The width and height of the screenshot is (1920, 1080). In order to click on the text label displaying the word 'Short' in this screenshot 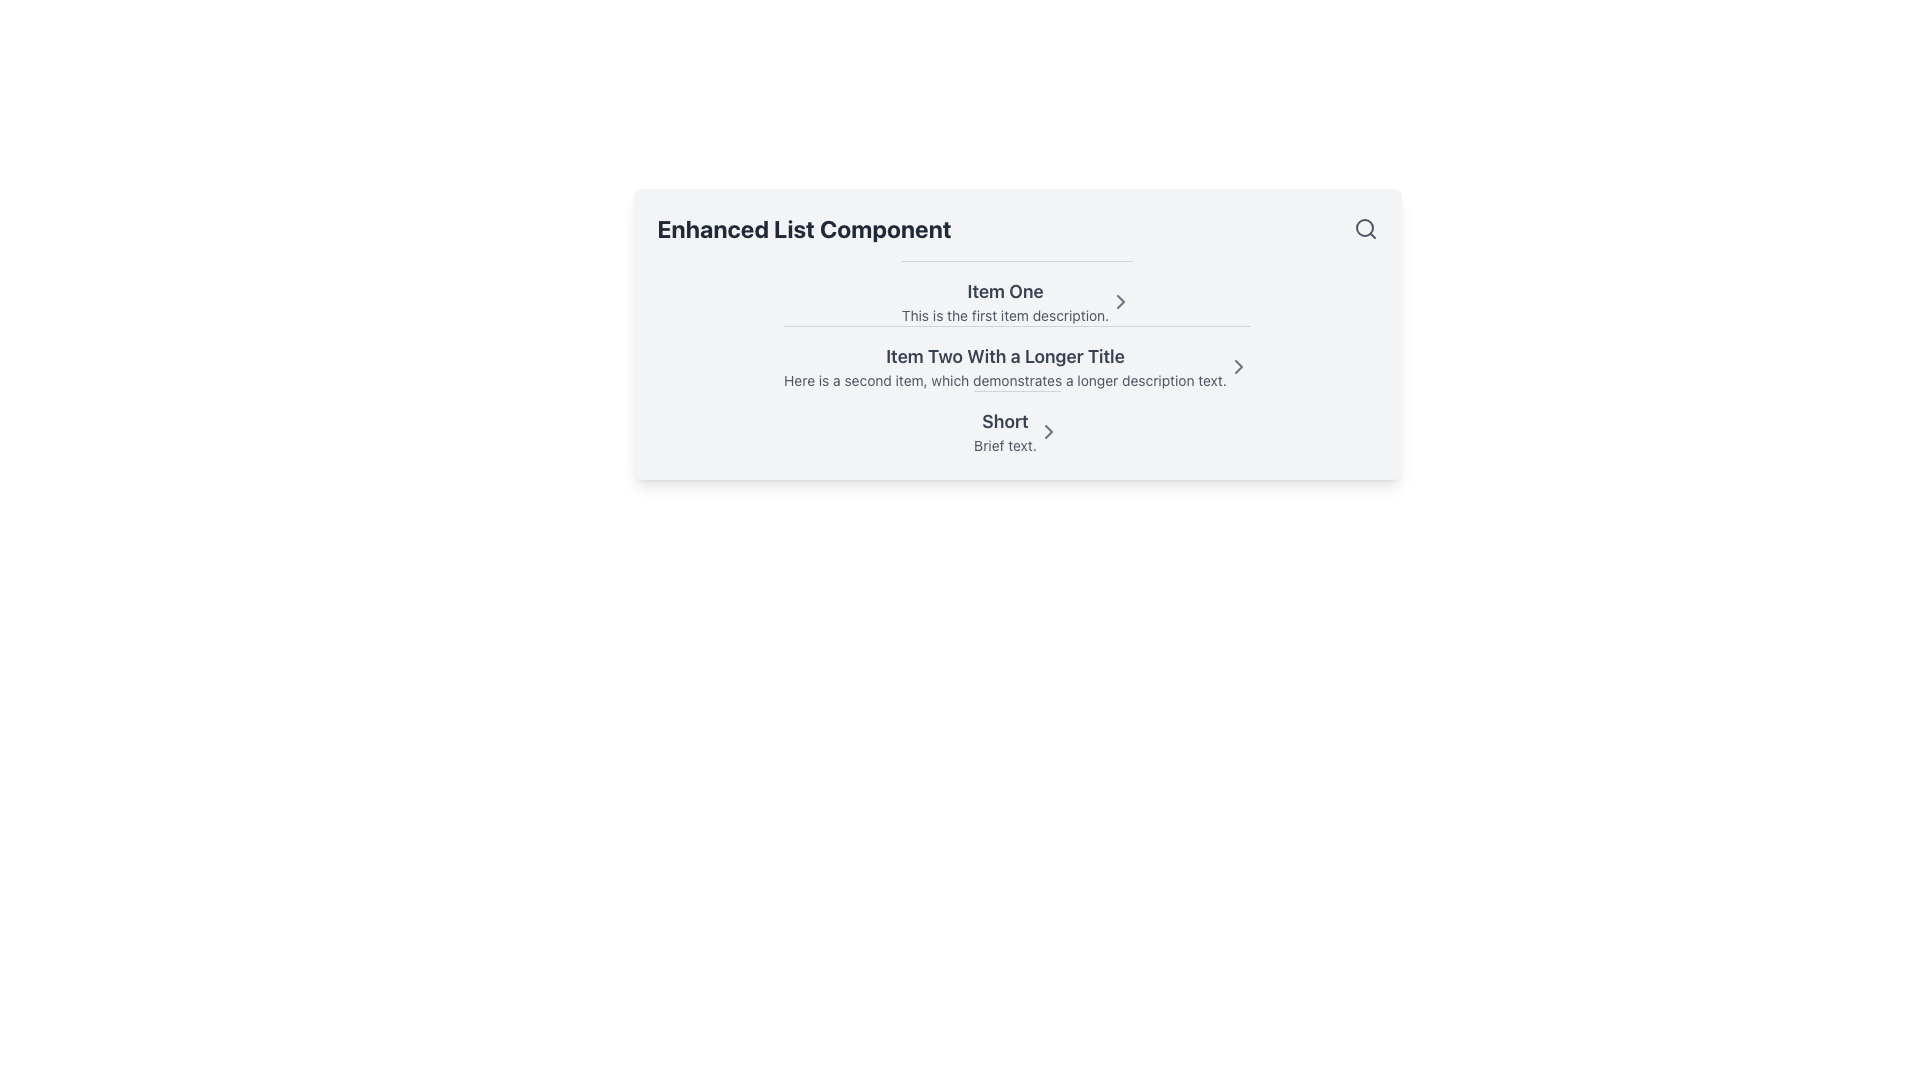, I will do `click(1005, 420)`.